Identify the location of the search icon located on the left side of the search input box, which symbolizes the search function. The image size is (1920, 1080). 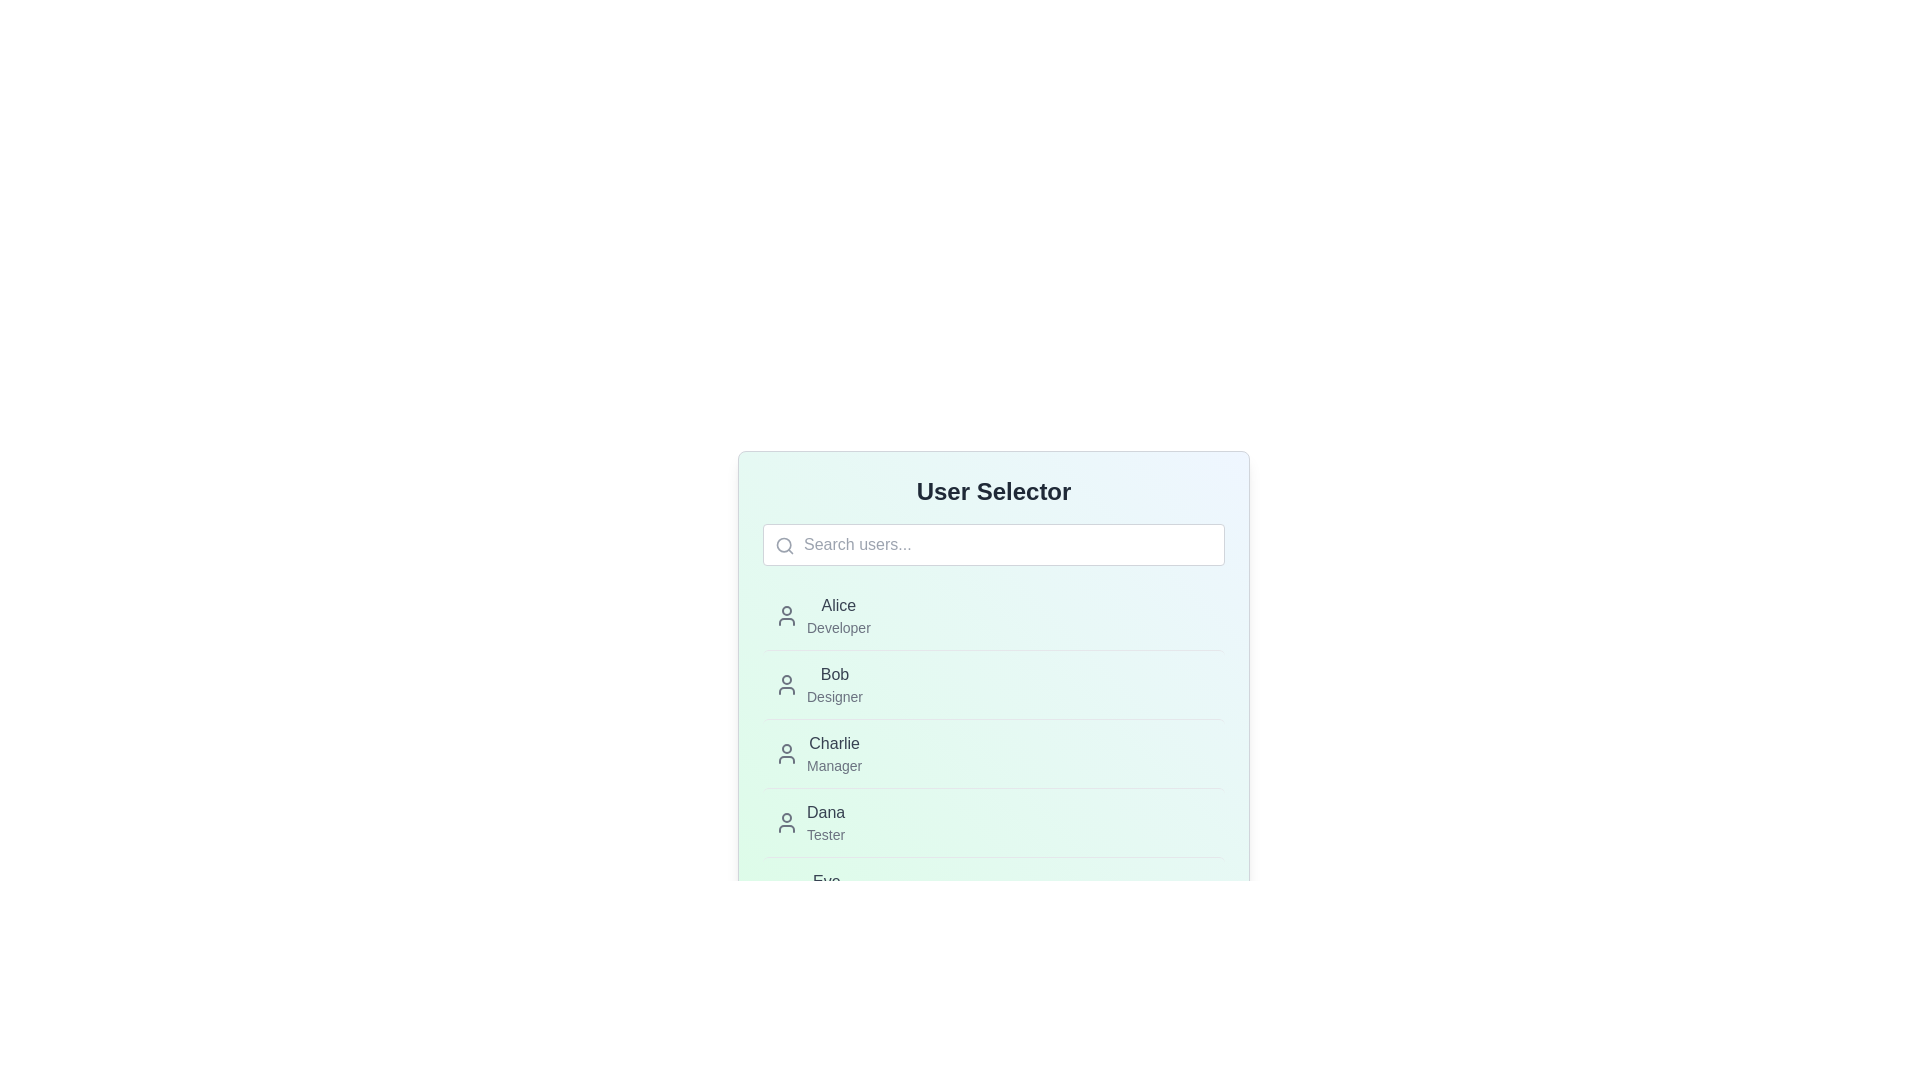
(784, 546).